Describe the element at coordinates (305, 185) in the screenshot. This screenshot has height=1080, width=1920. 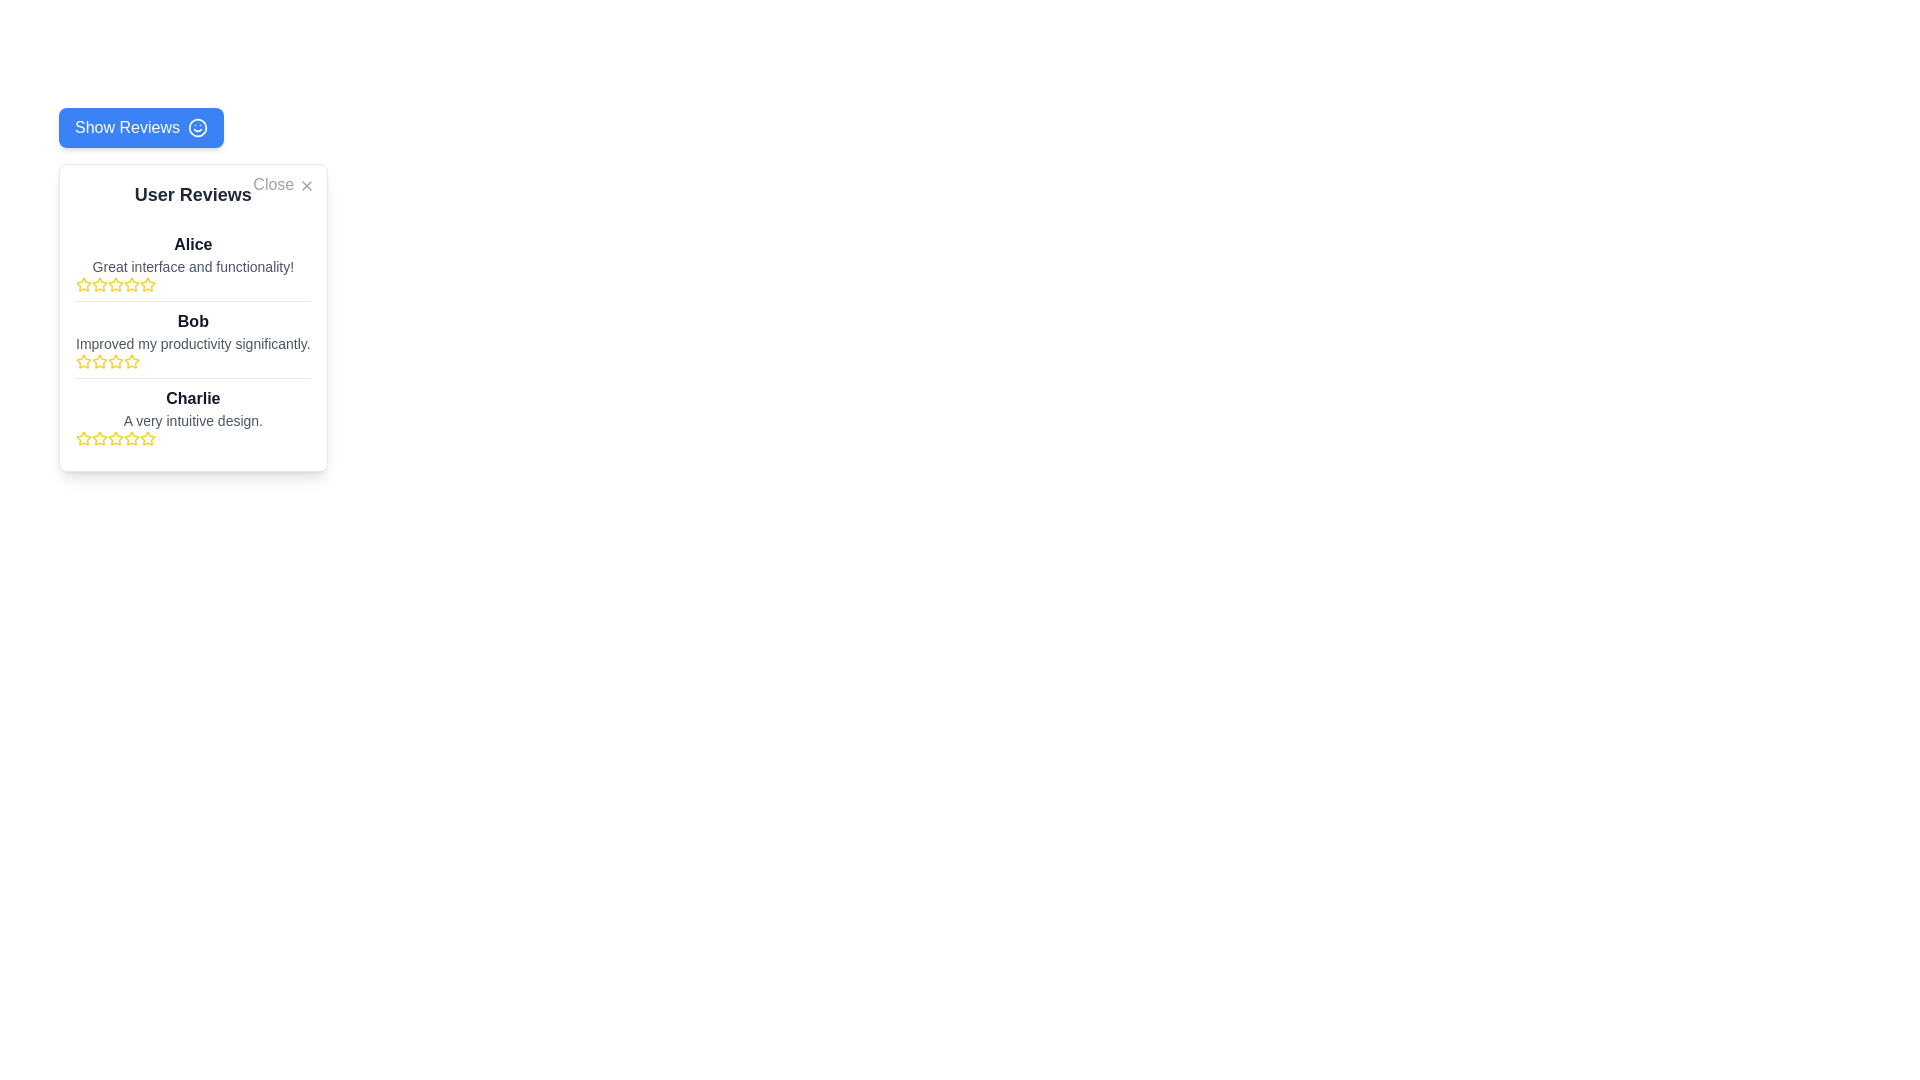
I see `the cross icon located in the top-right corner of the 'User Reviews' card` at that location.